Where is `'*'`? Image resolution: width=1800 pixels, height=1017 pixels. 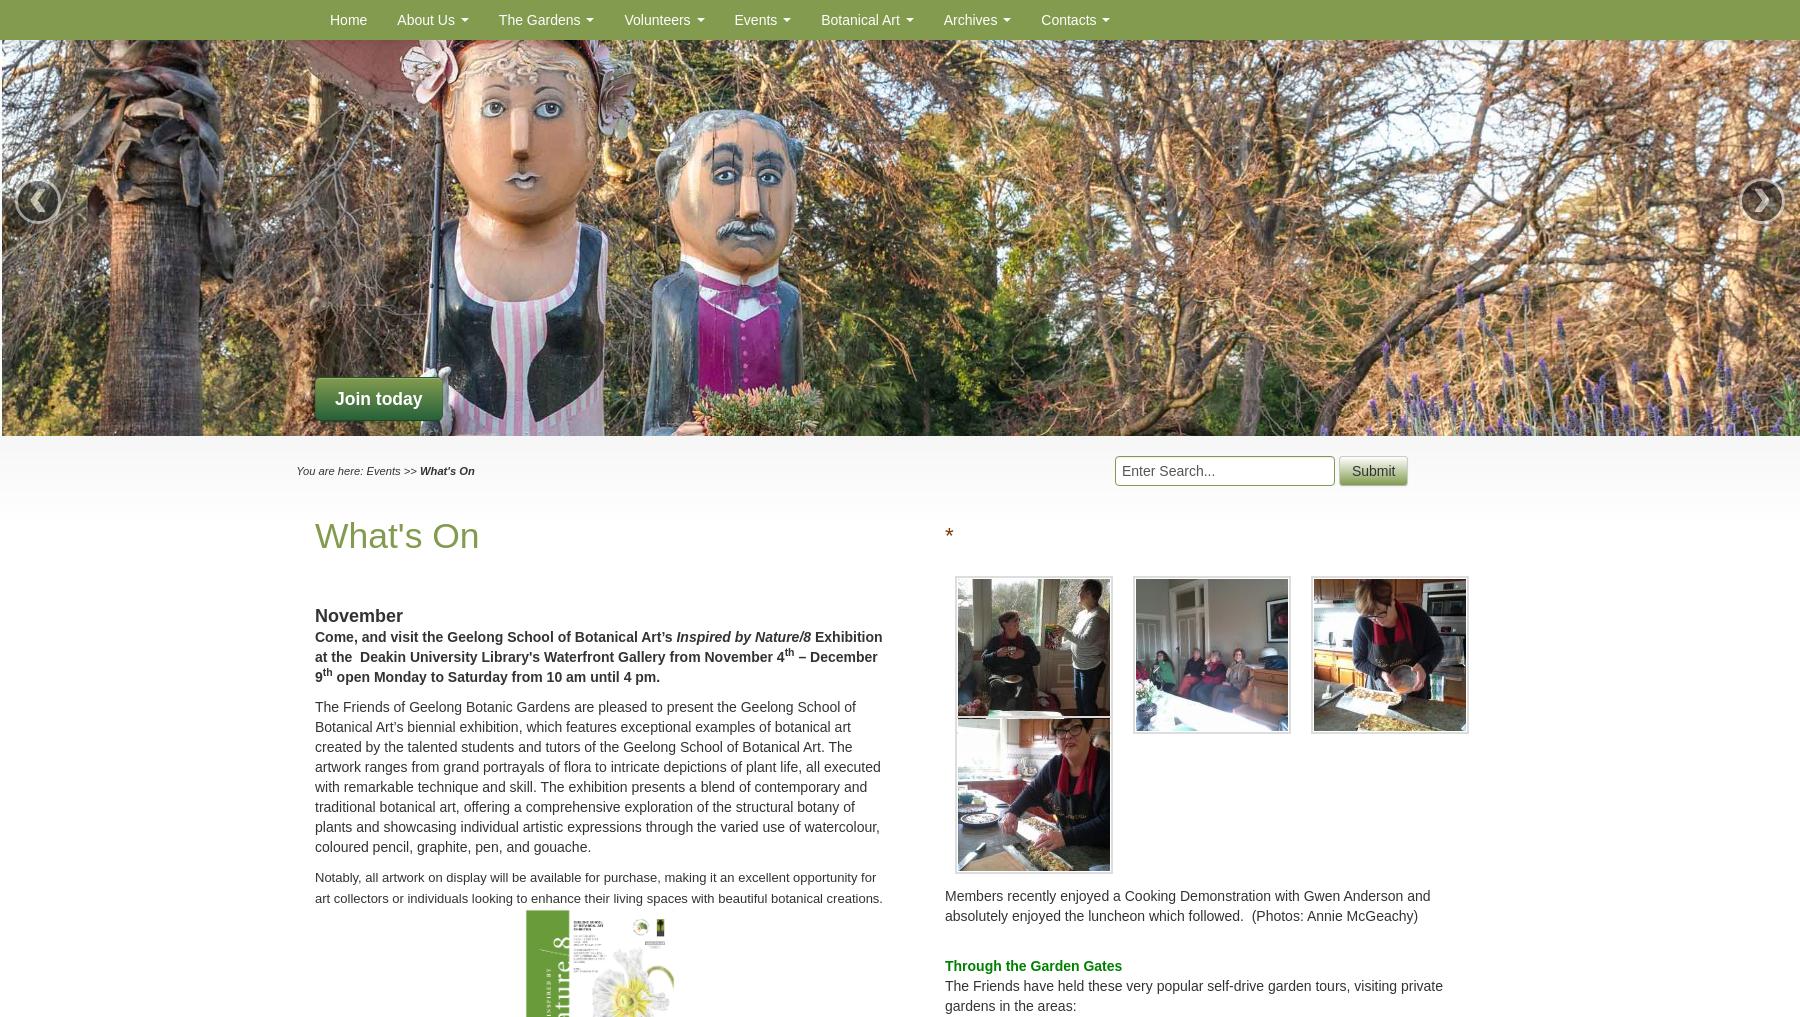 '*' is located at coordinates (947, 534).